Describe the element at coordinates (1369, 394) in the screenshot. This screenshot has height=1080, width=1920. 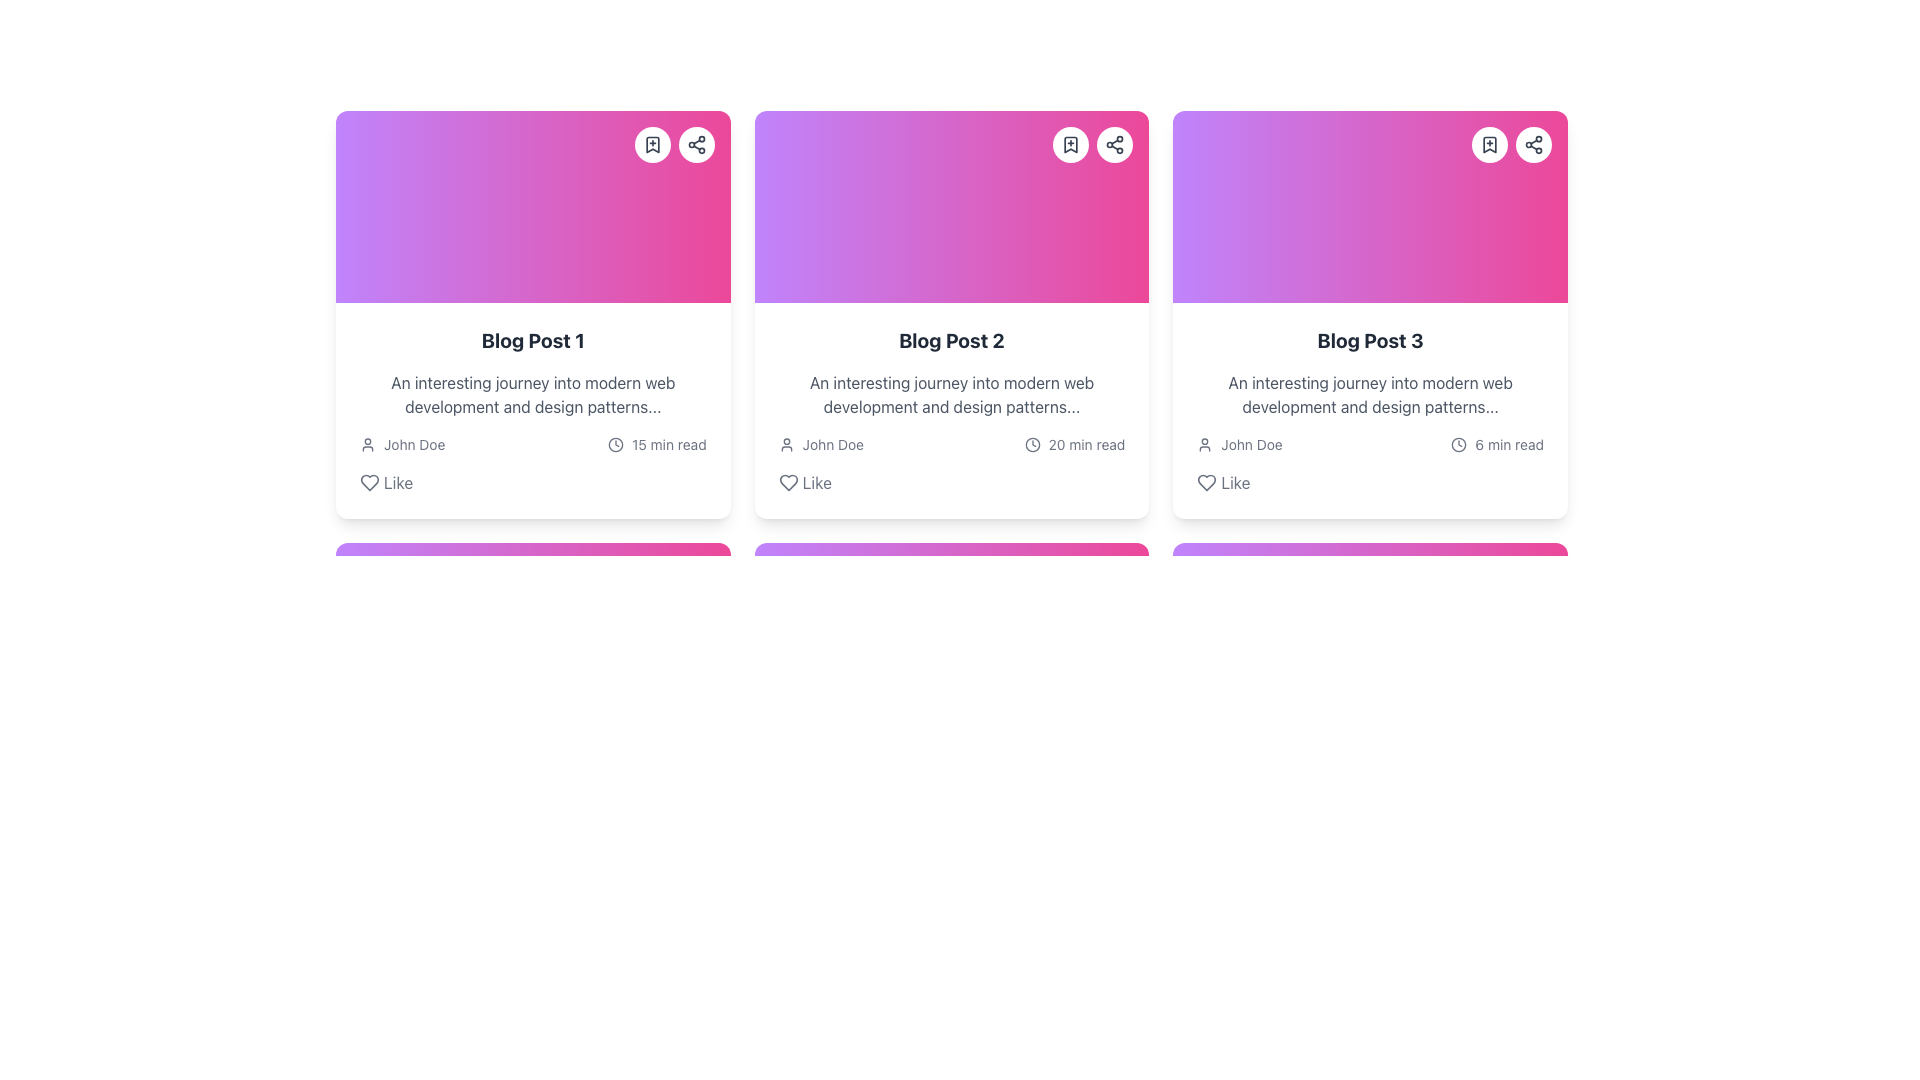
I see `the text block displaying 'An interesting journey into modern web development and design patterns...' located below the 'Blog Post 3' title to trigger a tooltip or highlight` at that location.